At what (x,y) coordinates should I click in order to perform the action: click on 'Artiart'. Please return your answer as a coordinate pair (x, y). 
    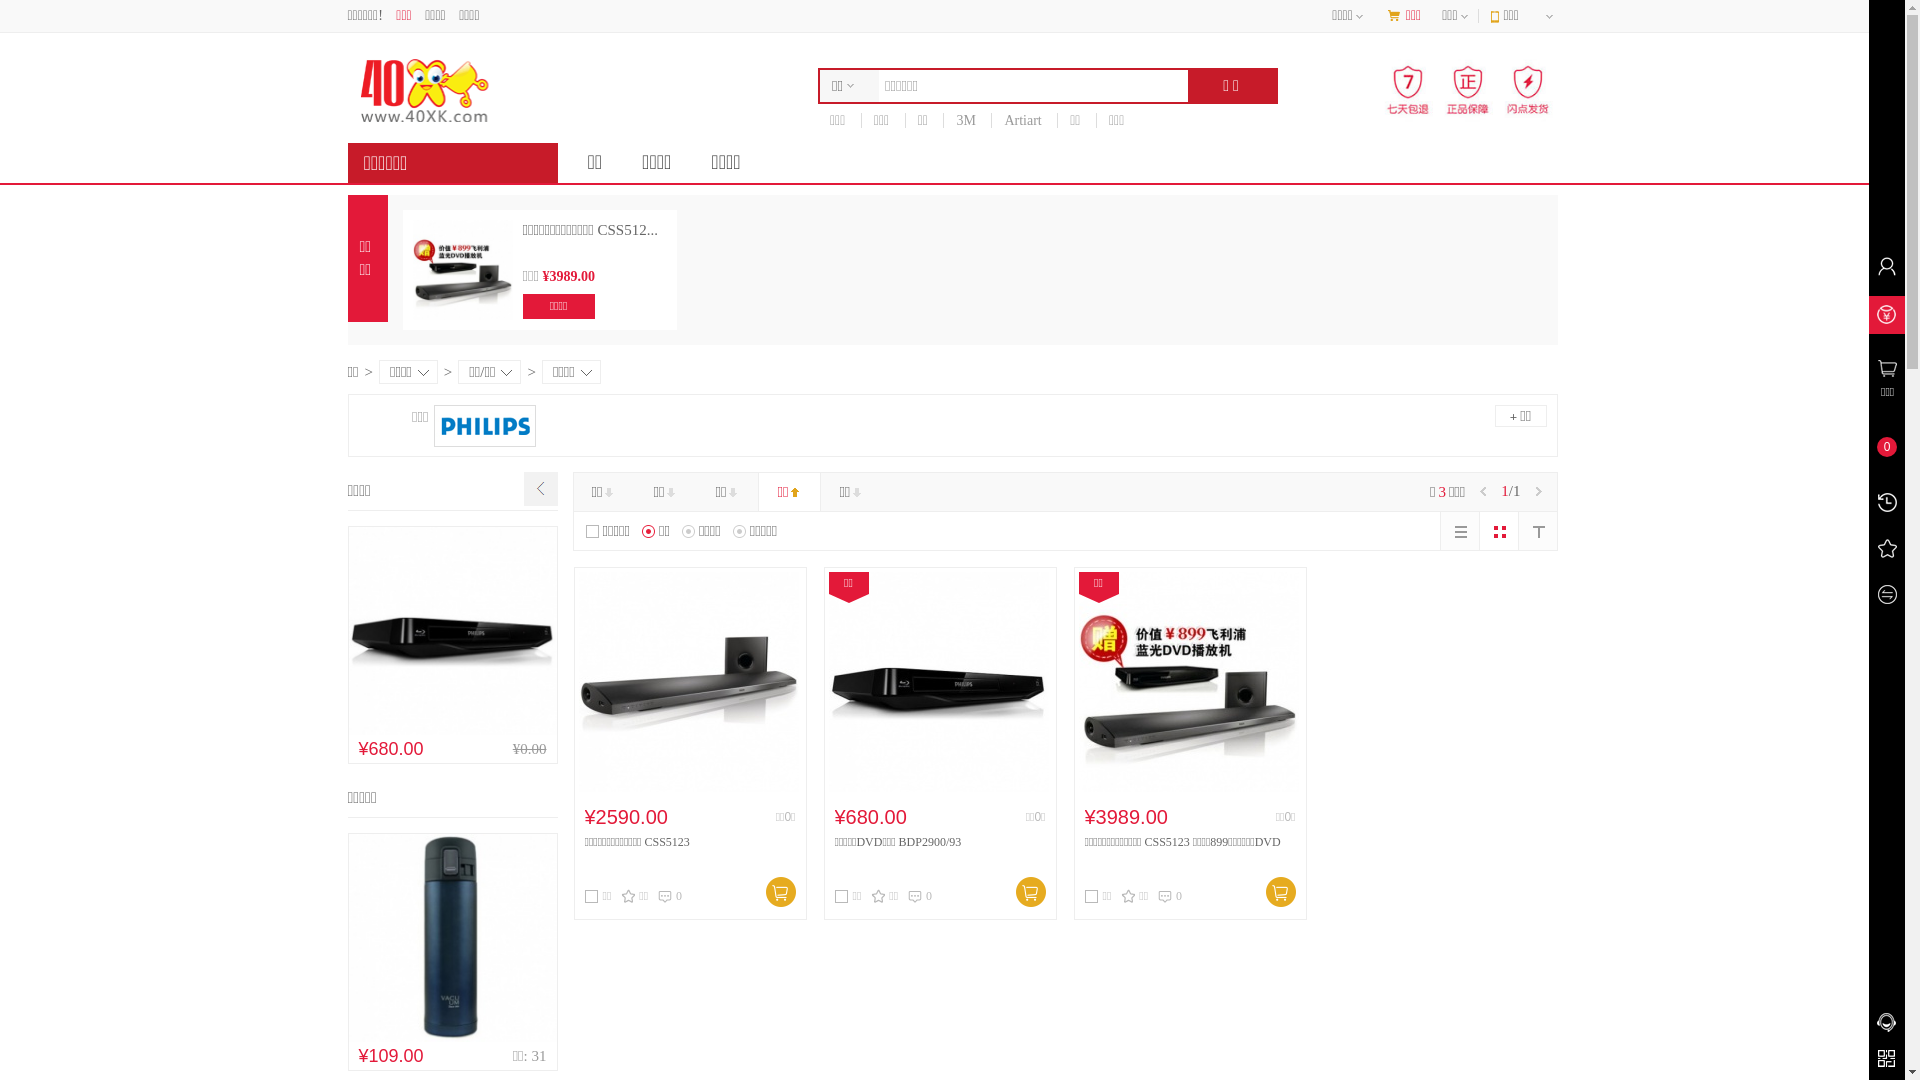
    Looking at the image, I should click on (1022, 120).